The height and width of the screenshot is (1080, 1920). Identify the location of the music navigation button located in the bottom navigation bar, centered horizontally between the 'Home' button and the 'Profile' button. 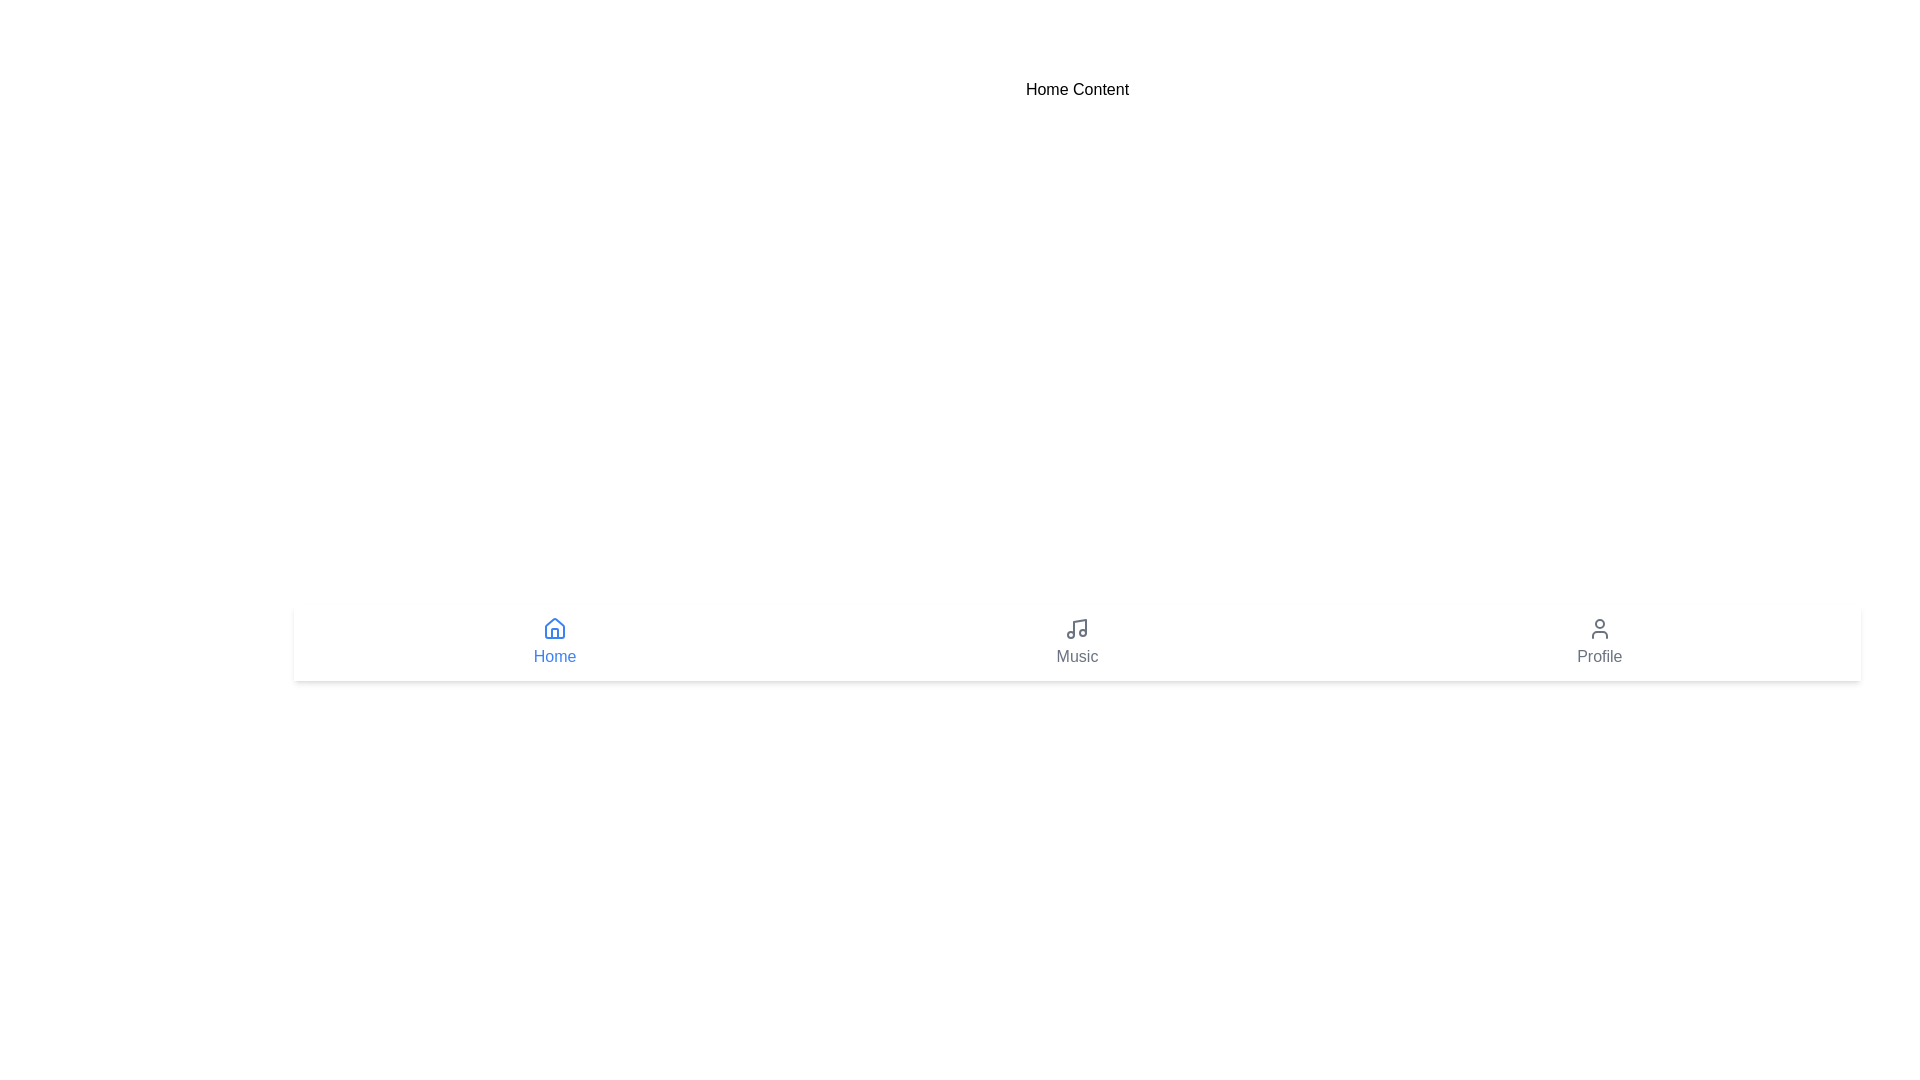
(1076, 643).